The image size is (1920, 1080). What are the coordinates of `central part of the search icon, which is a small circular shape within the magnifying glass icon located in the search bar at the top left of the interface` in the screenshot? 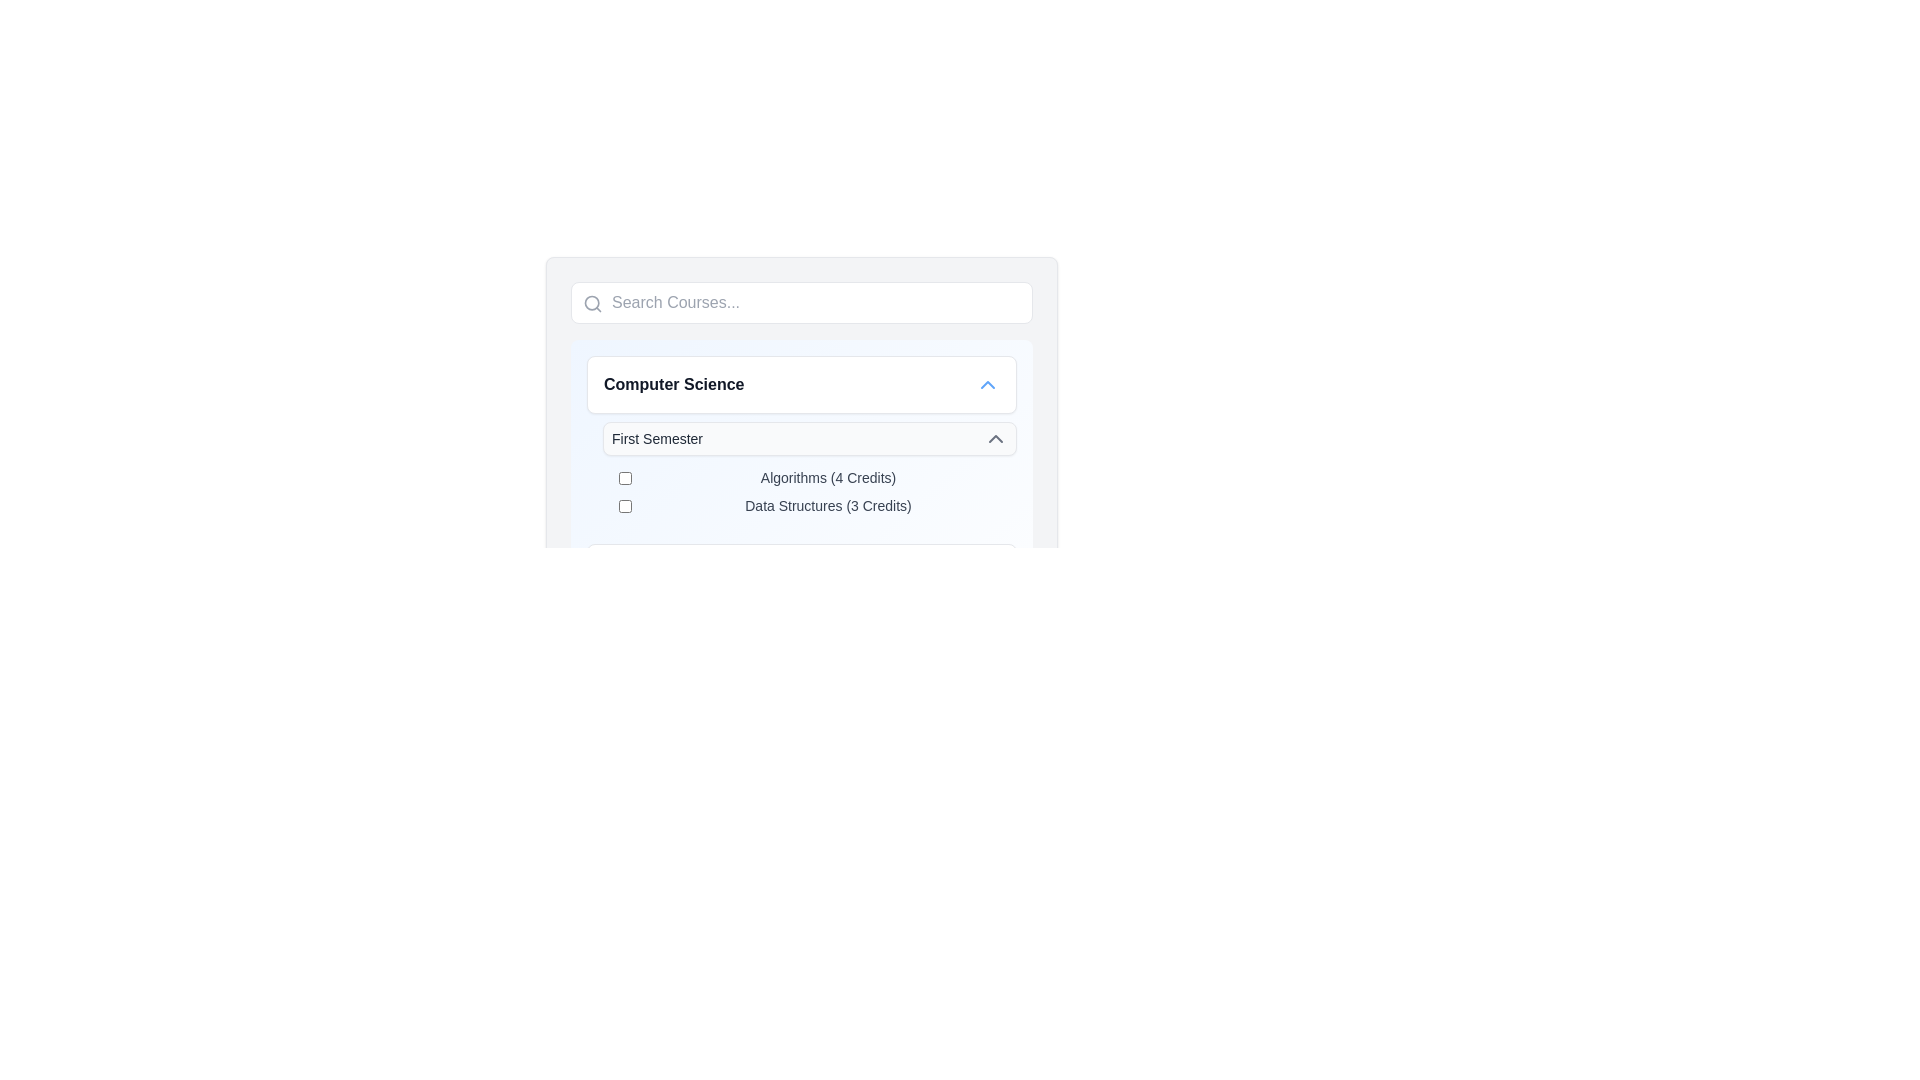 It's located at (591, 303).